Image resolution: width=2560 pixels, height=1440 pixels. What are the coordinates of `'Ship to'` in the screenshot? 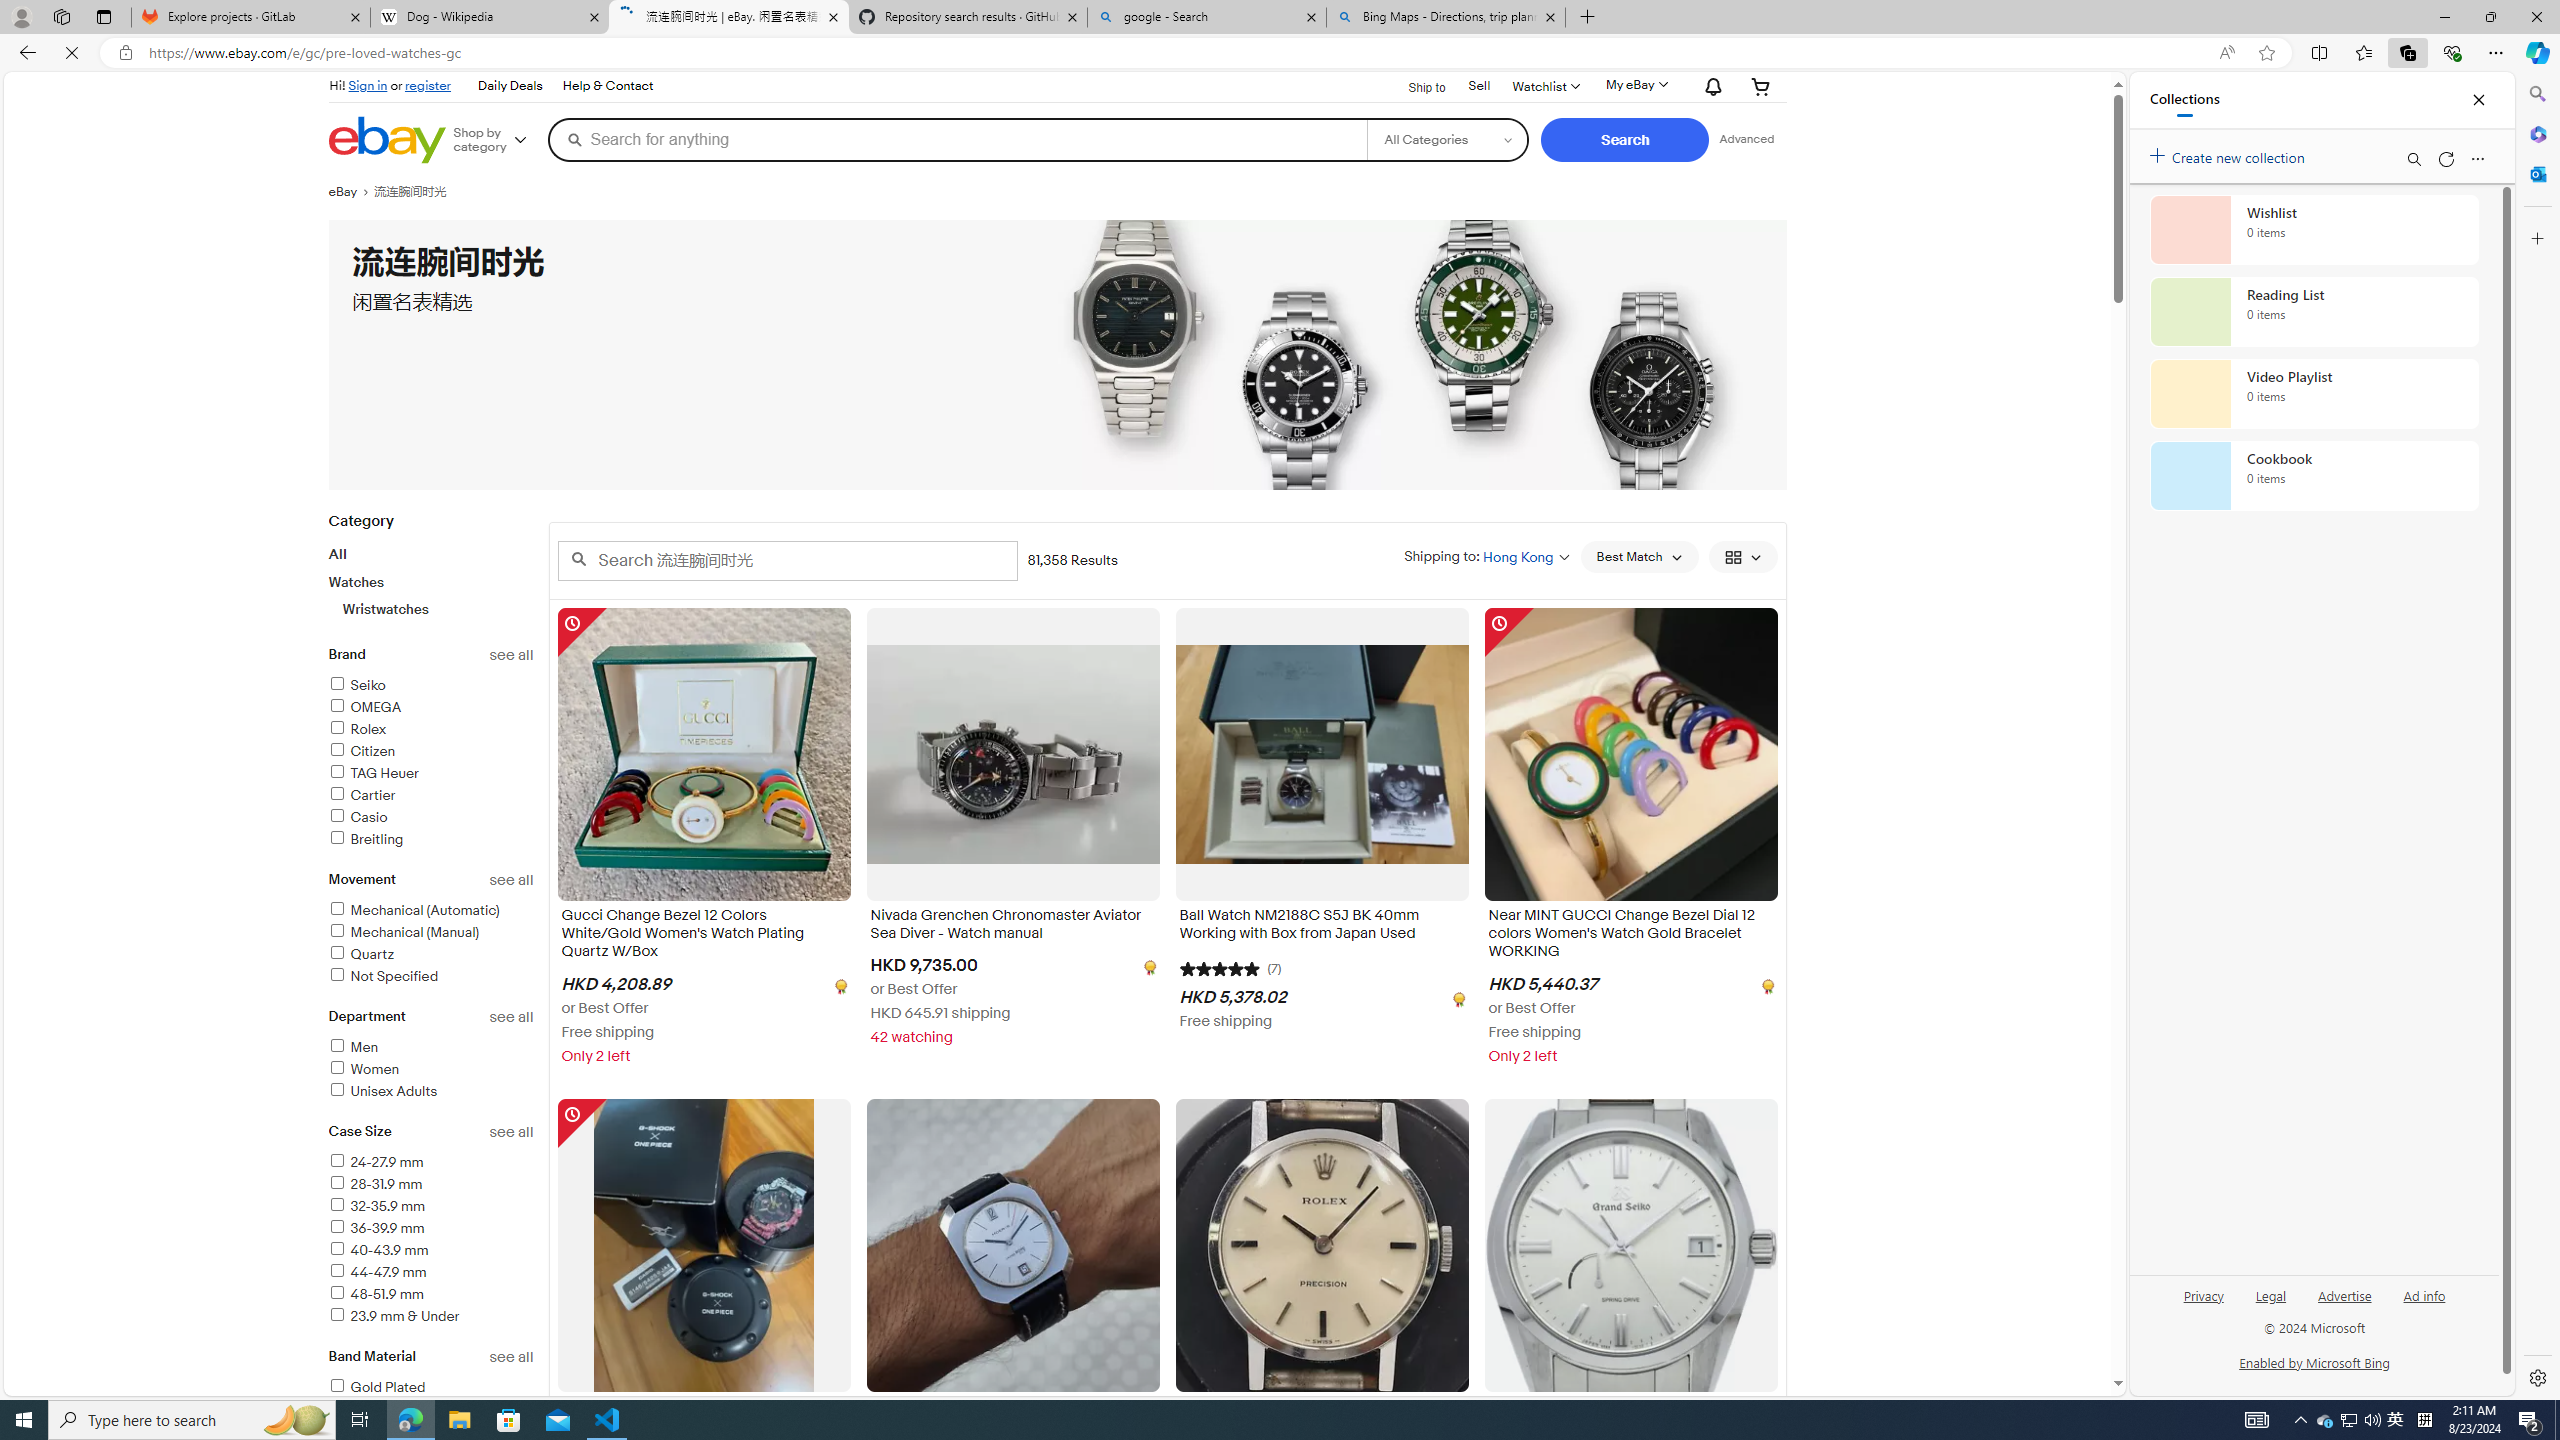 It's located at (1414, 84).